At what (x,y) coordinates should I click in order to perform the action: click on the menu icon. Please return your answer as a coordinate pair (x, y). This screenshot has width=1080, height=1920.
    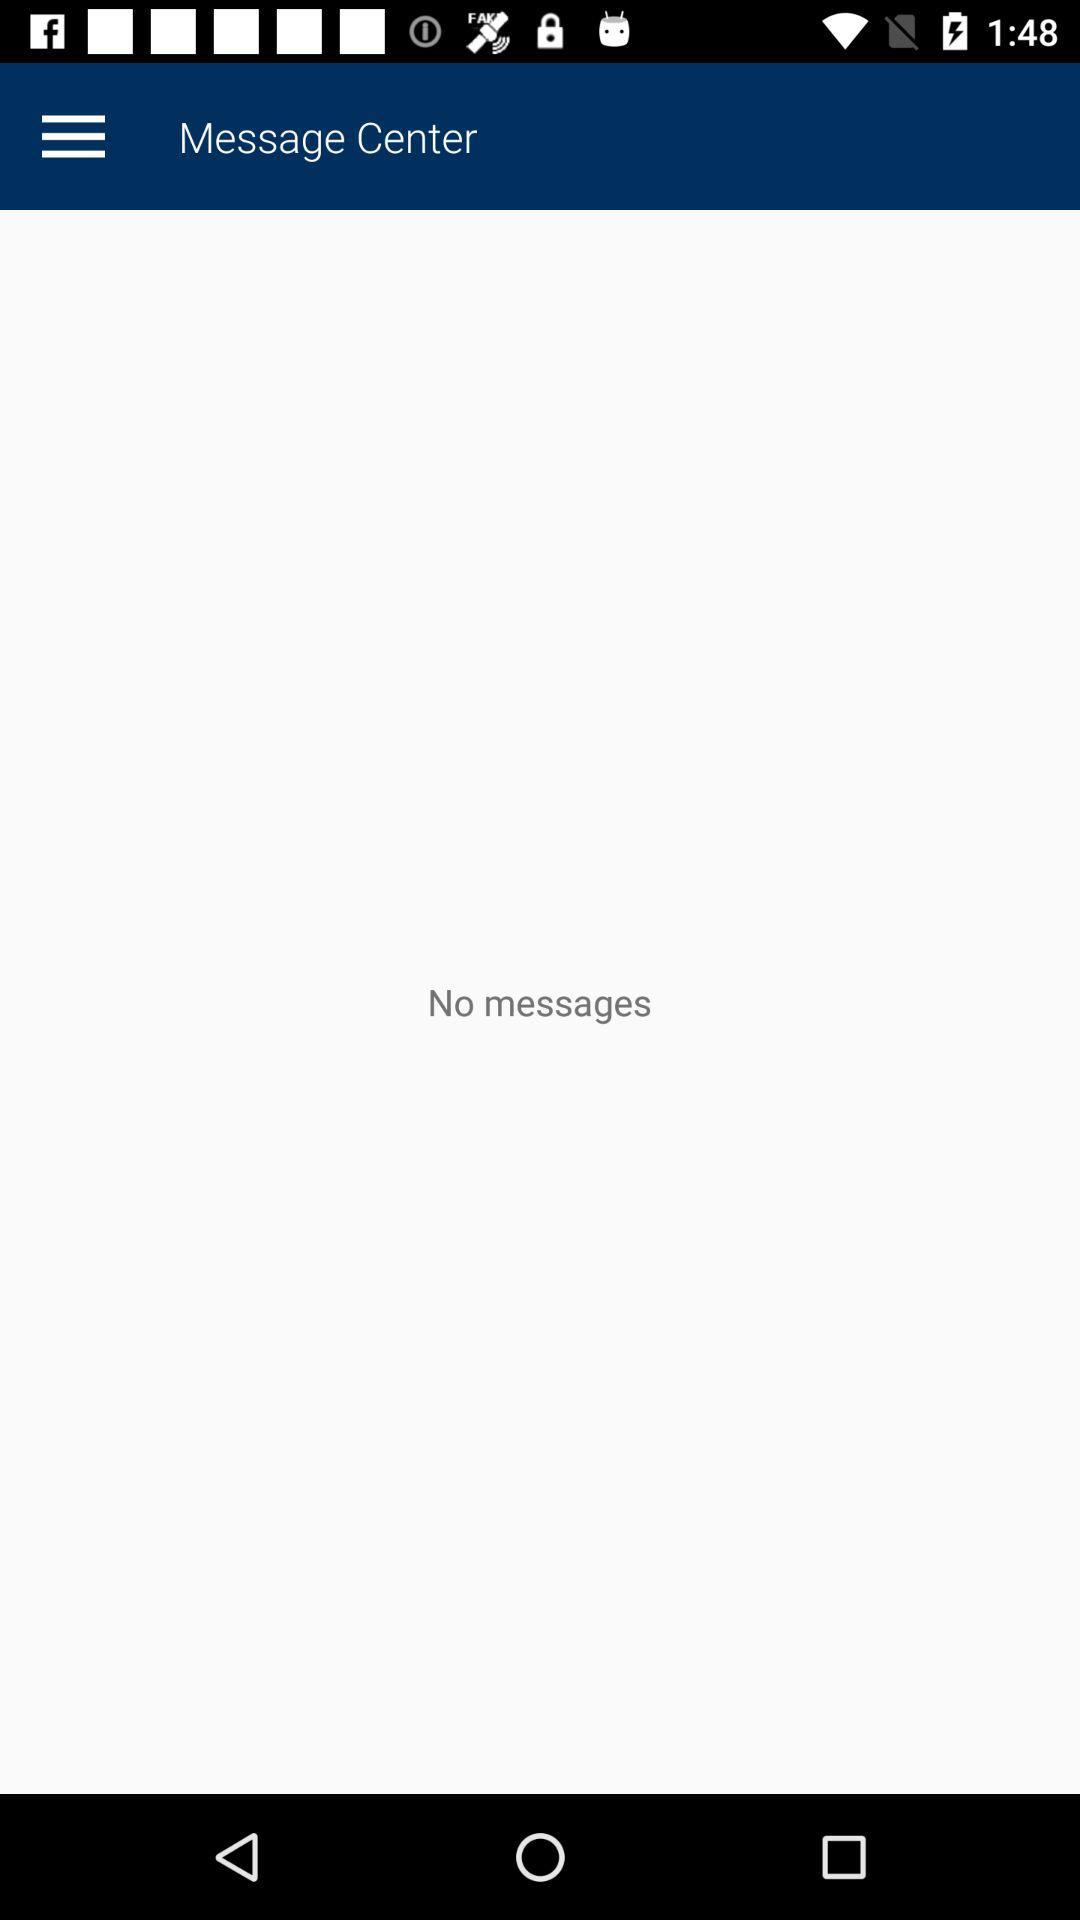
    Looking at the image, I should click on (72, 135).